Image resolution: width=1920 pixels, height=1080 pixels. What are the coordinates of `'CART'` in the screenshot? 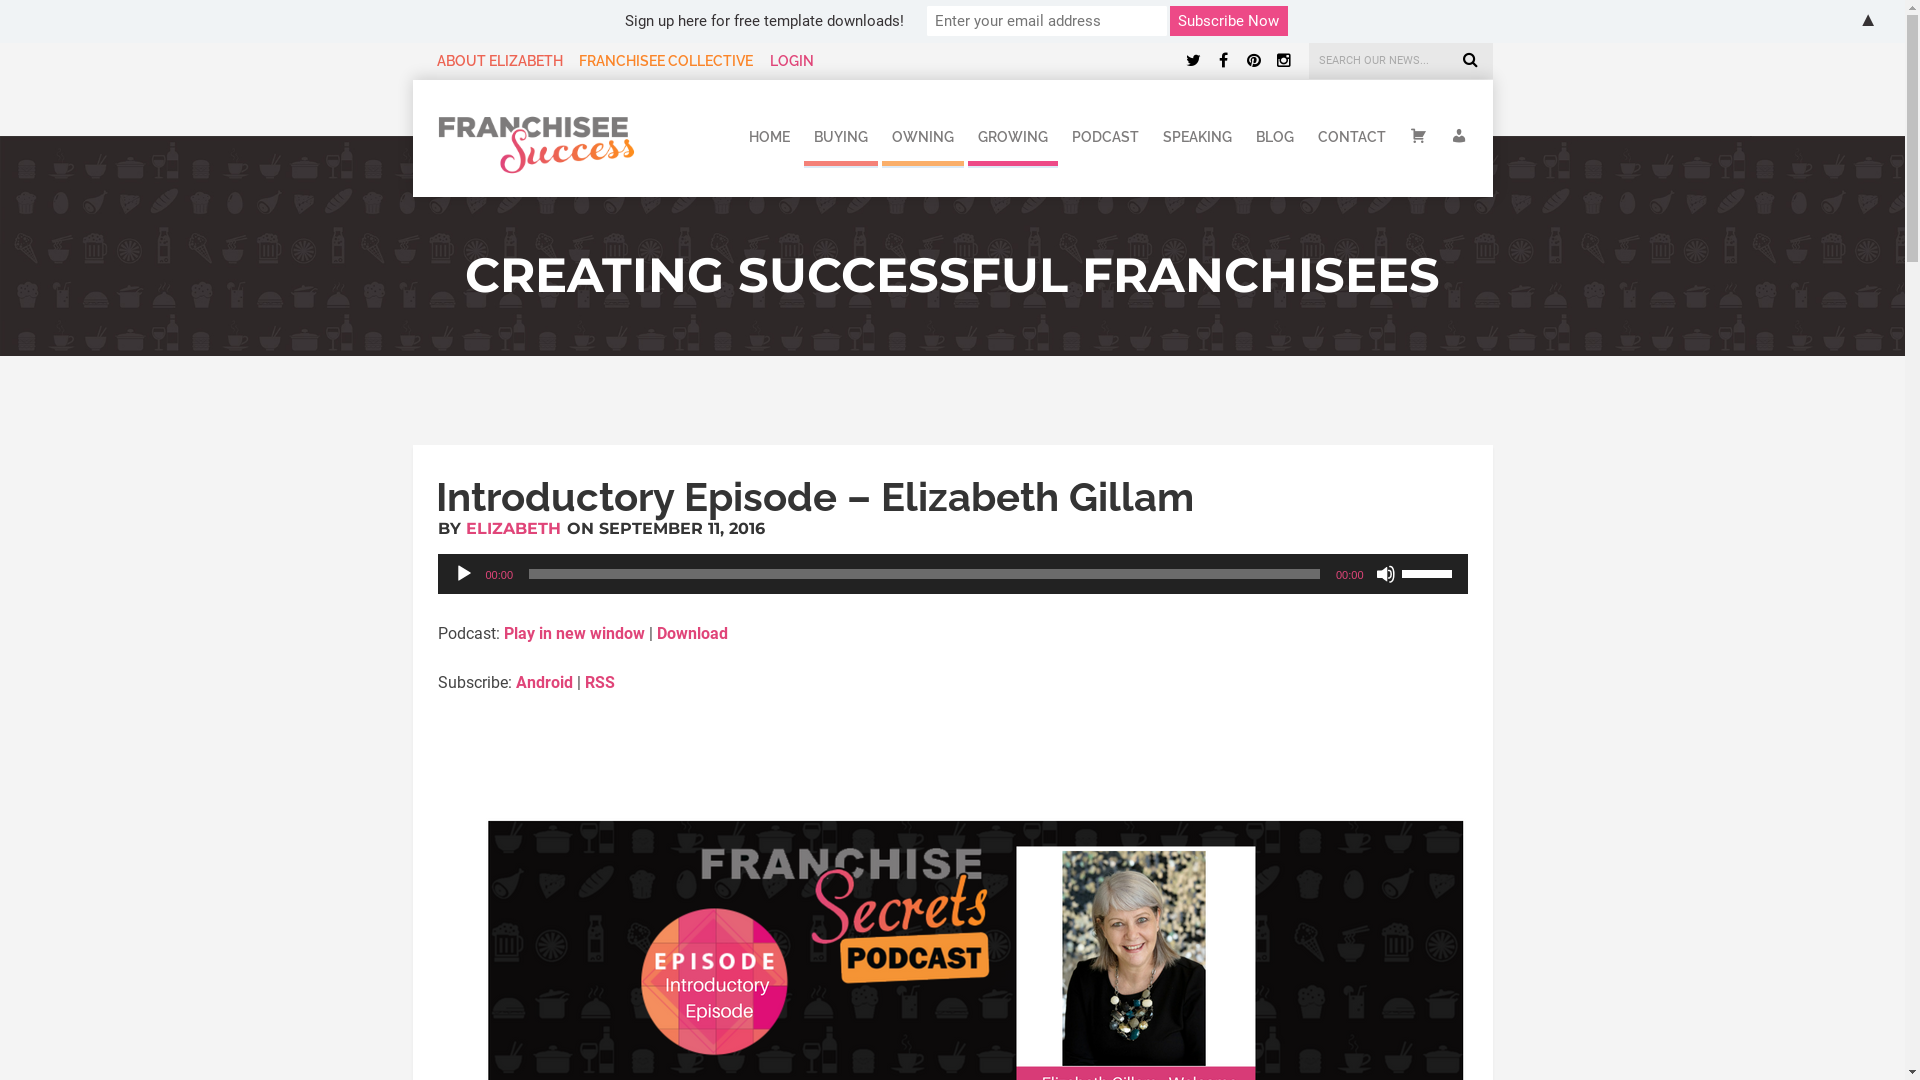 It's located at (1417, 132).